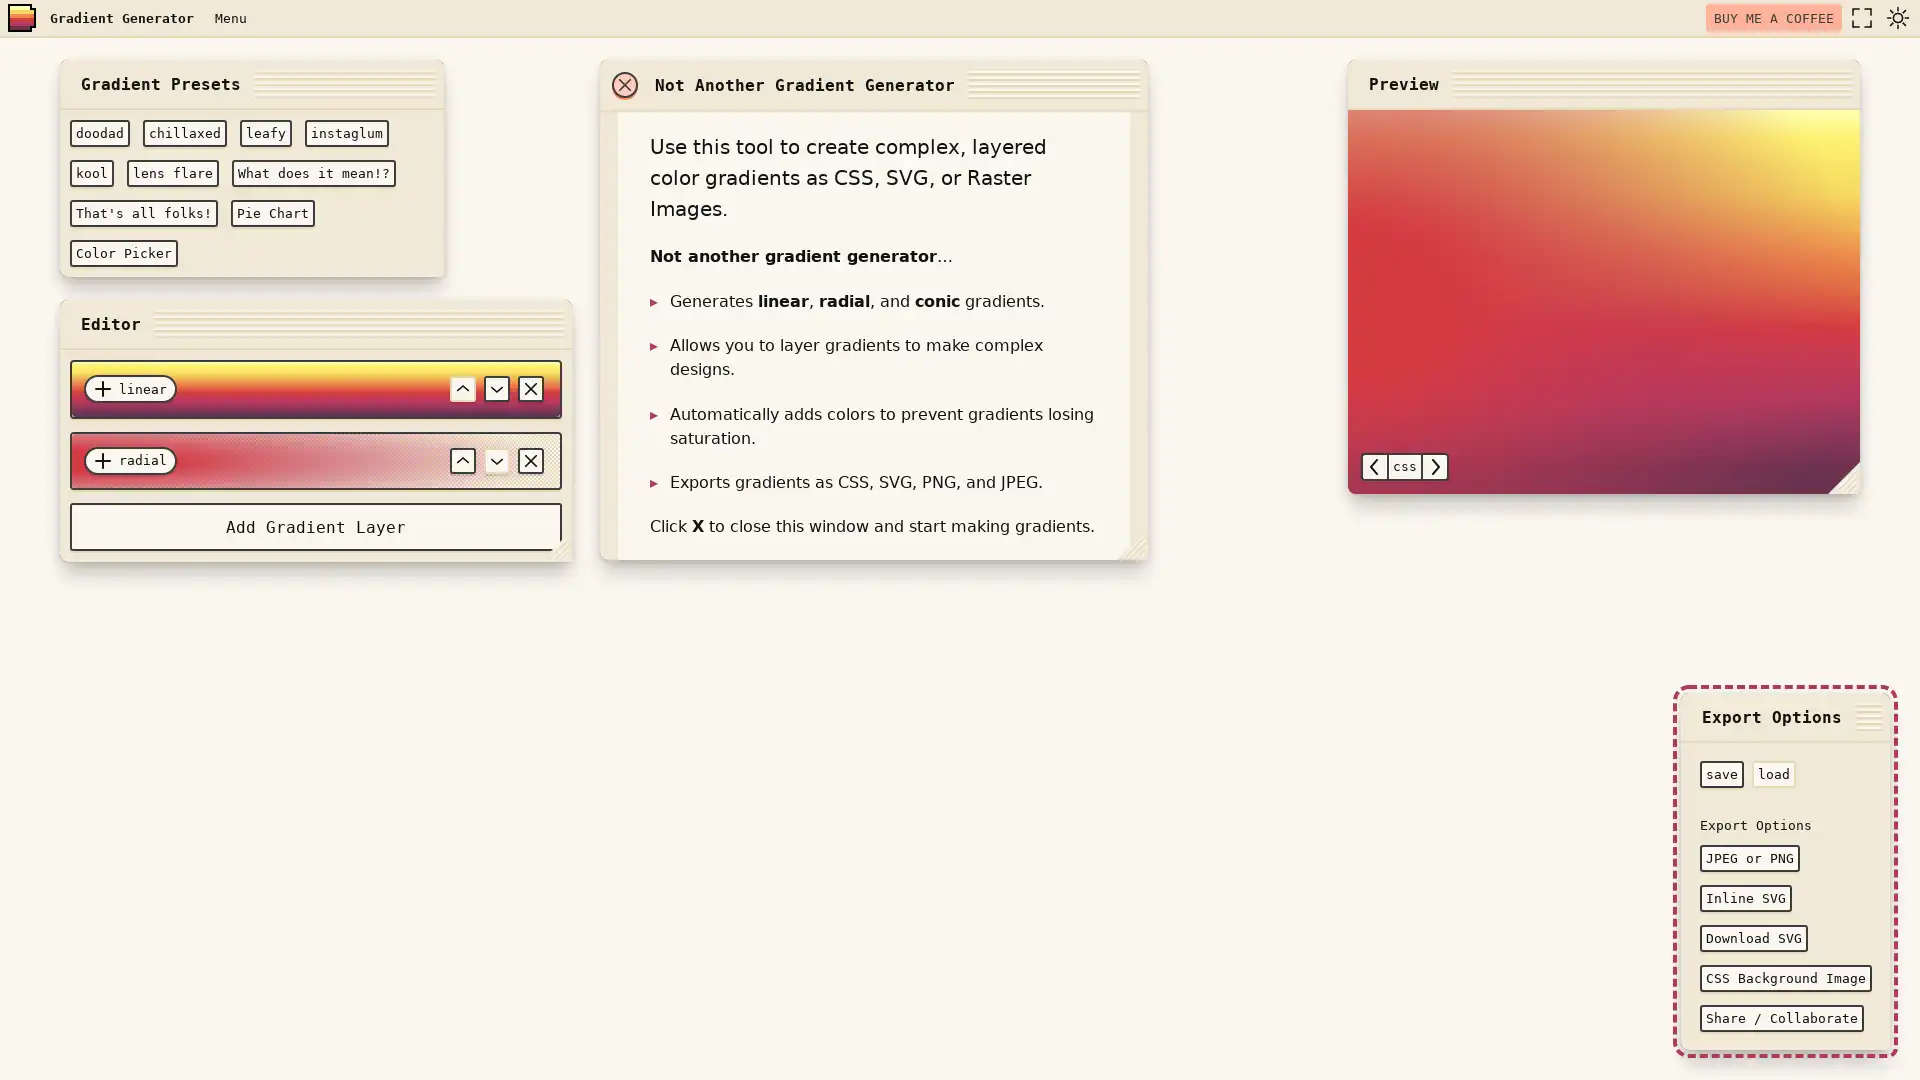 The height and width of the screenshot is (1080, 1920). Describe the element at coordinates (1780, 1017) in the screenshot. I see `Share / Collaborate` at that location.